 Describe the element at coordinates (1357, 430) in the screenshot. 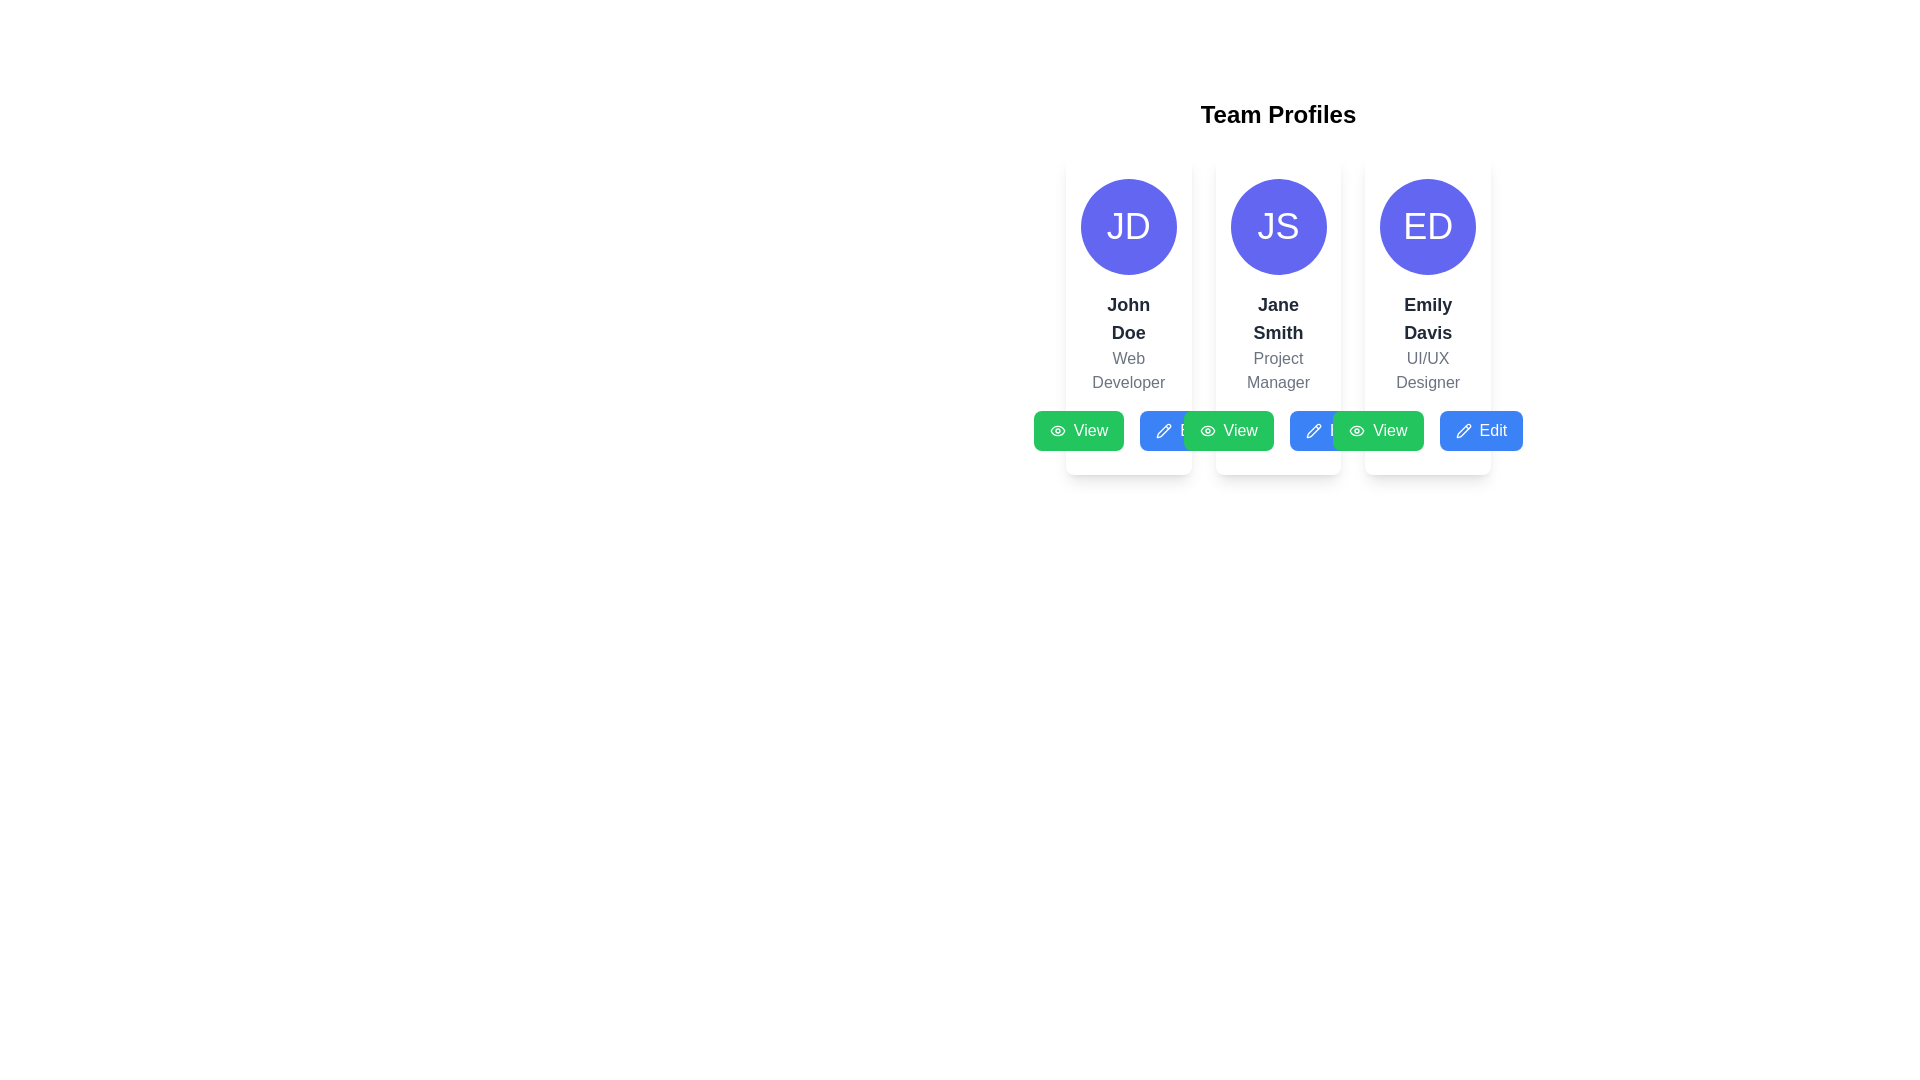

I see `the eye-shaped icon representing visibility in the 'View' button within Emily Davis's profile card, located to the left of the 'View' text` at that location.